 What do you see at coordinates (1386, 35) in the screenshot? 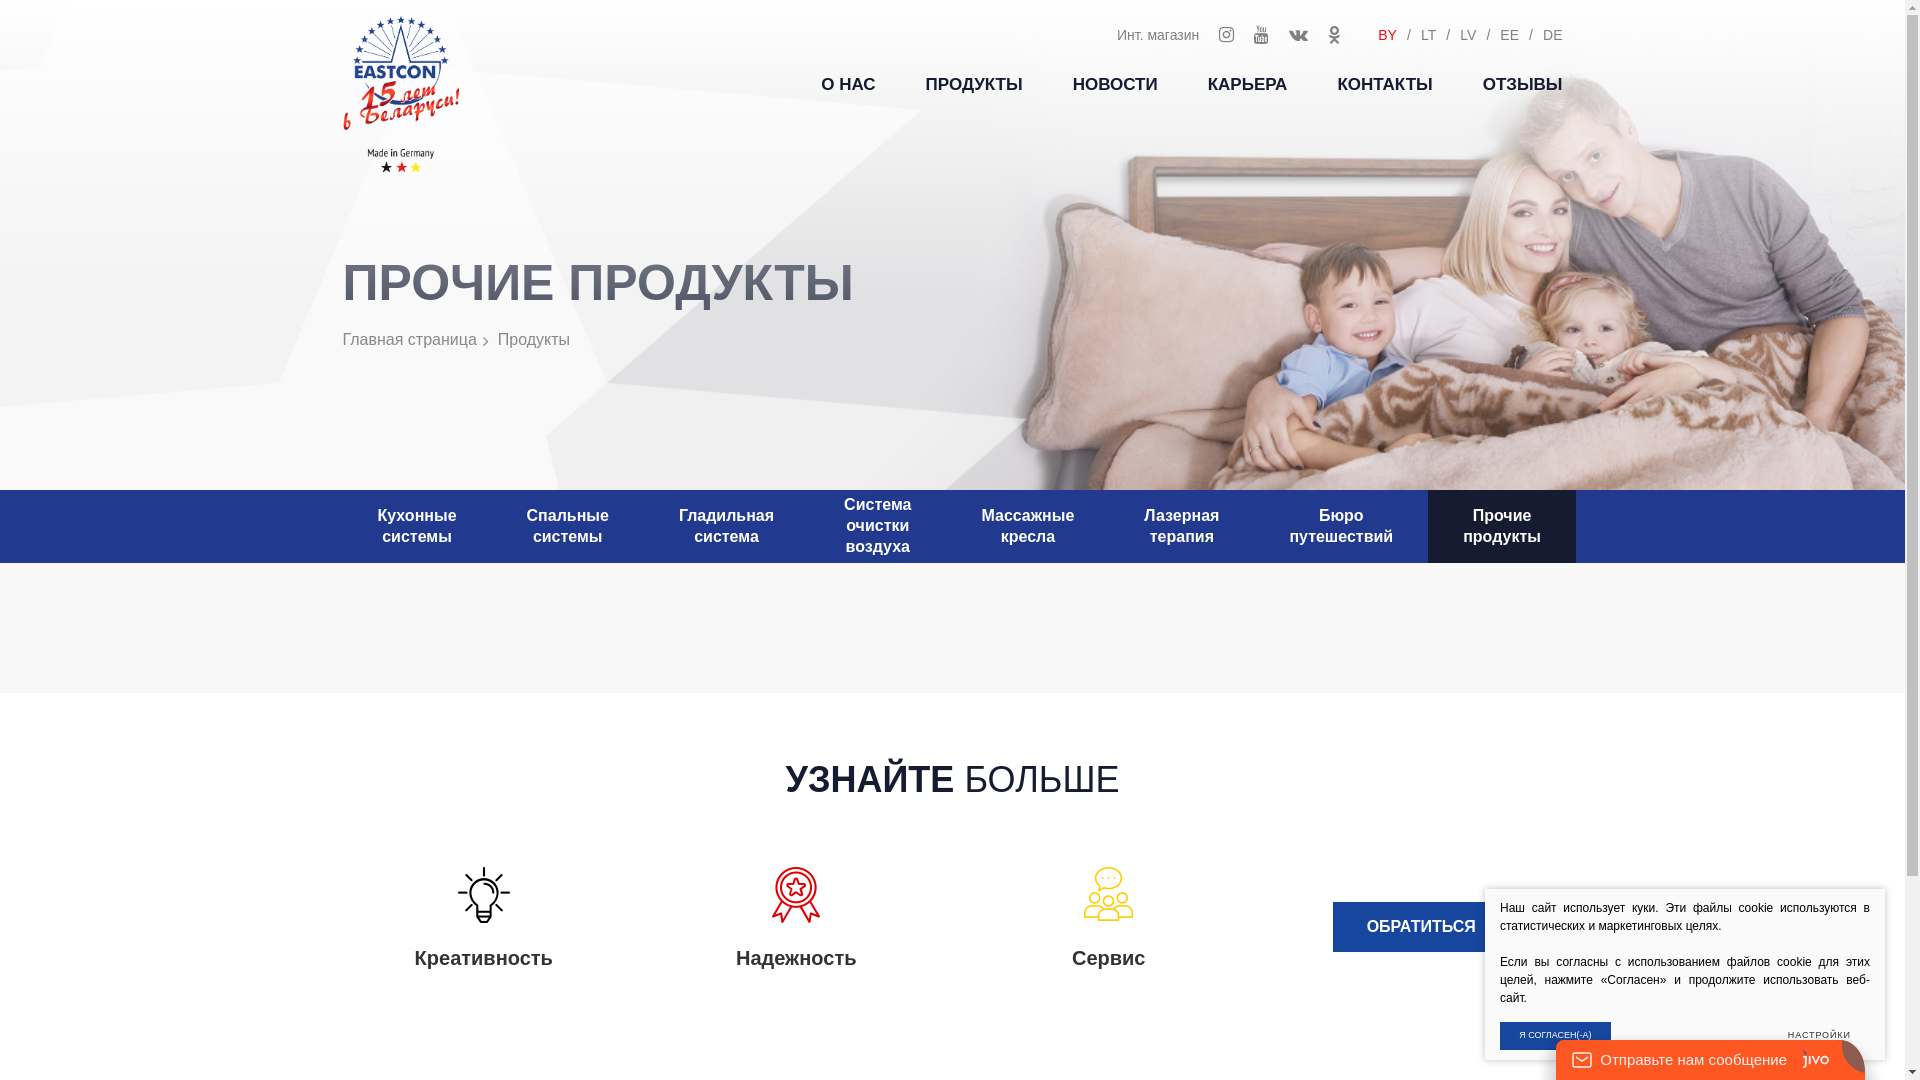
I see `'BY'` at bounding box center [1386, 35].